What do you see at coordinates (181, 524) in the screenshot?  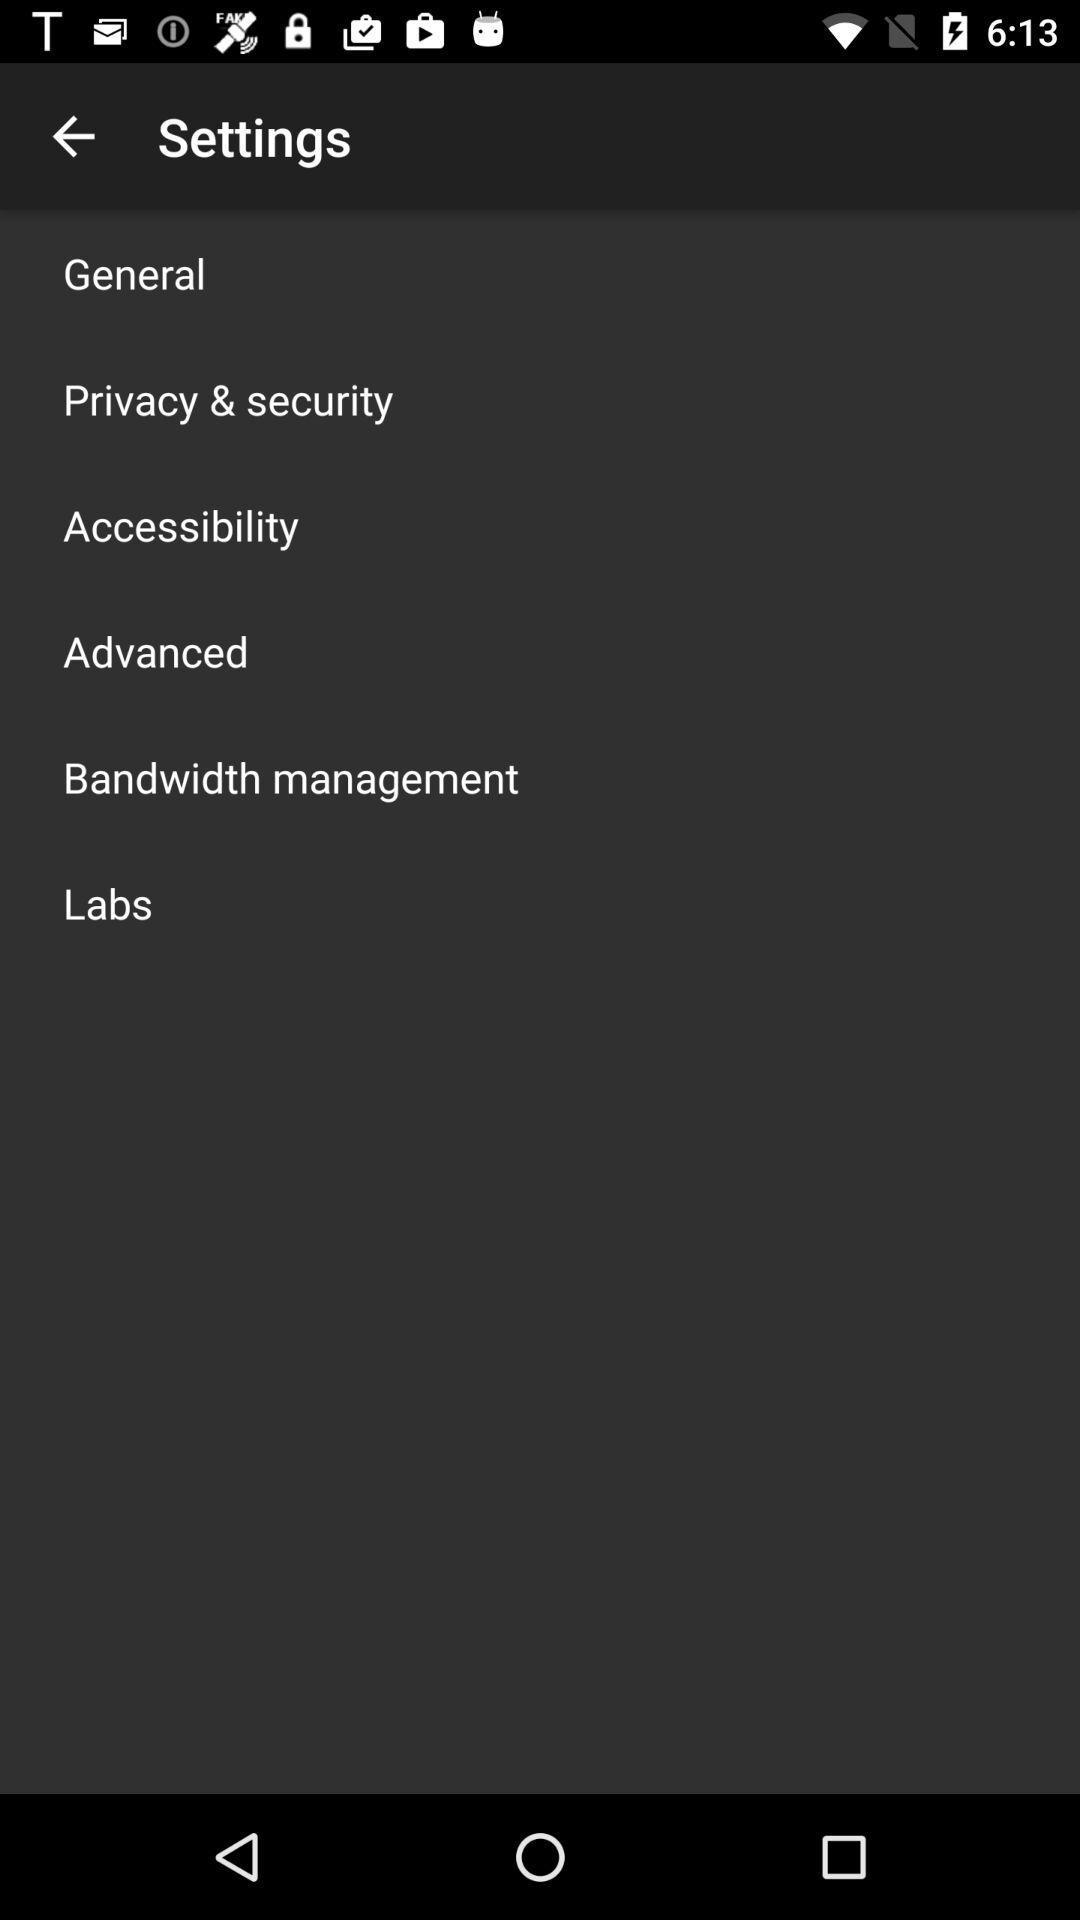 I see `the accessibility icon` at bounding box center [181, 524].